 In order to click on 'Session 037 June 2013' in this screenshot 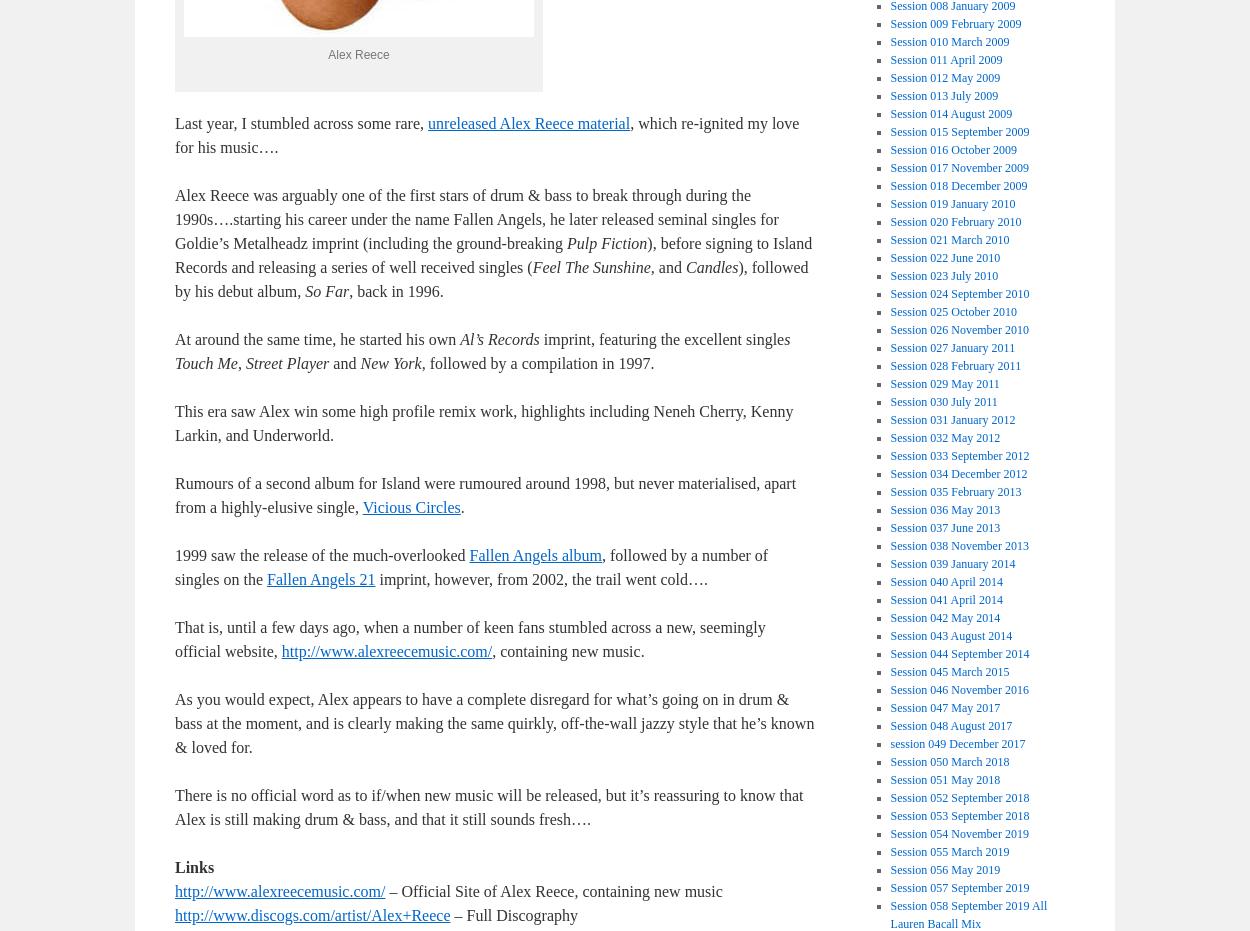, I will do `click(944, 527)`.